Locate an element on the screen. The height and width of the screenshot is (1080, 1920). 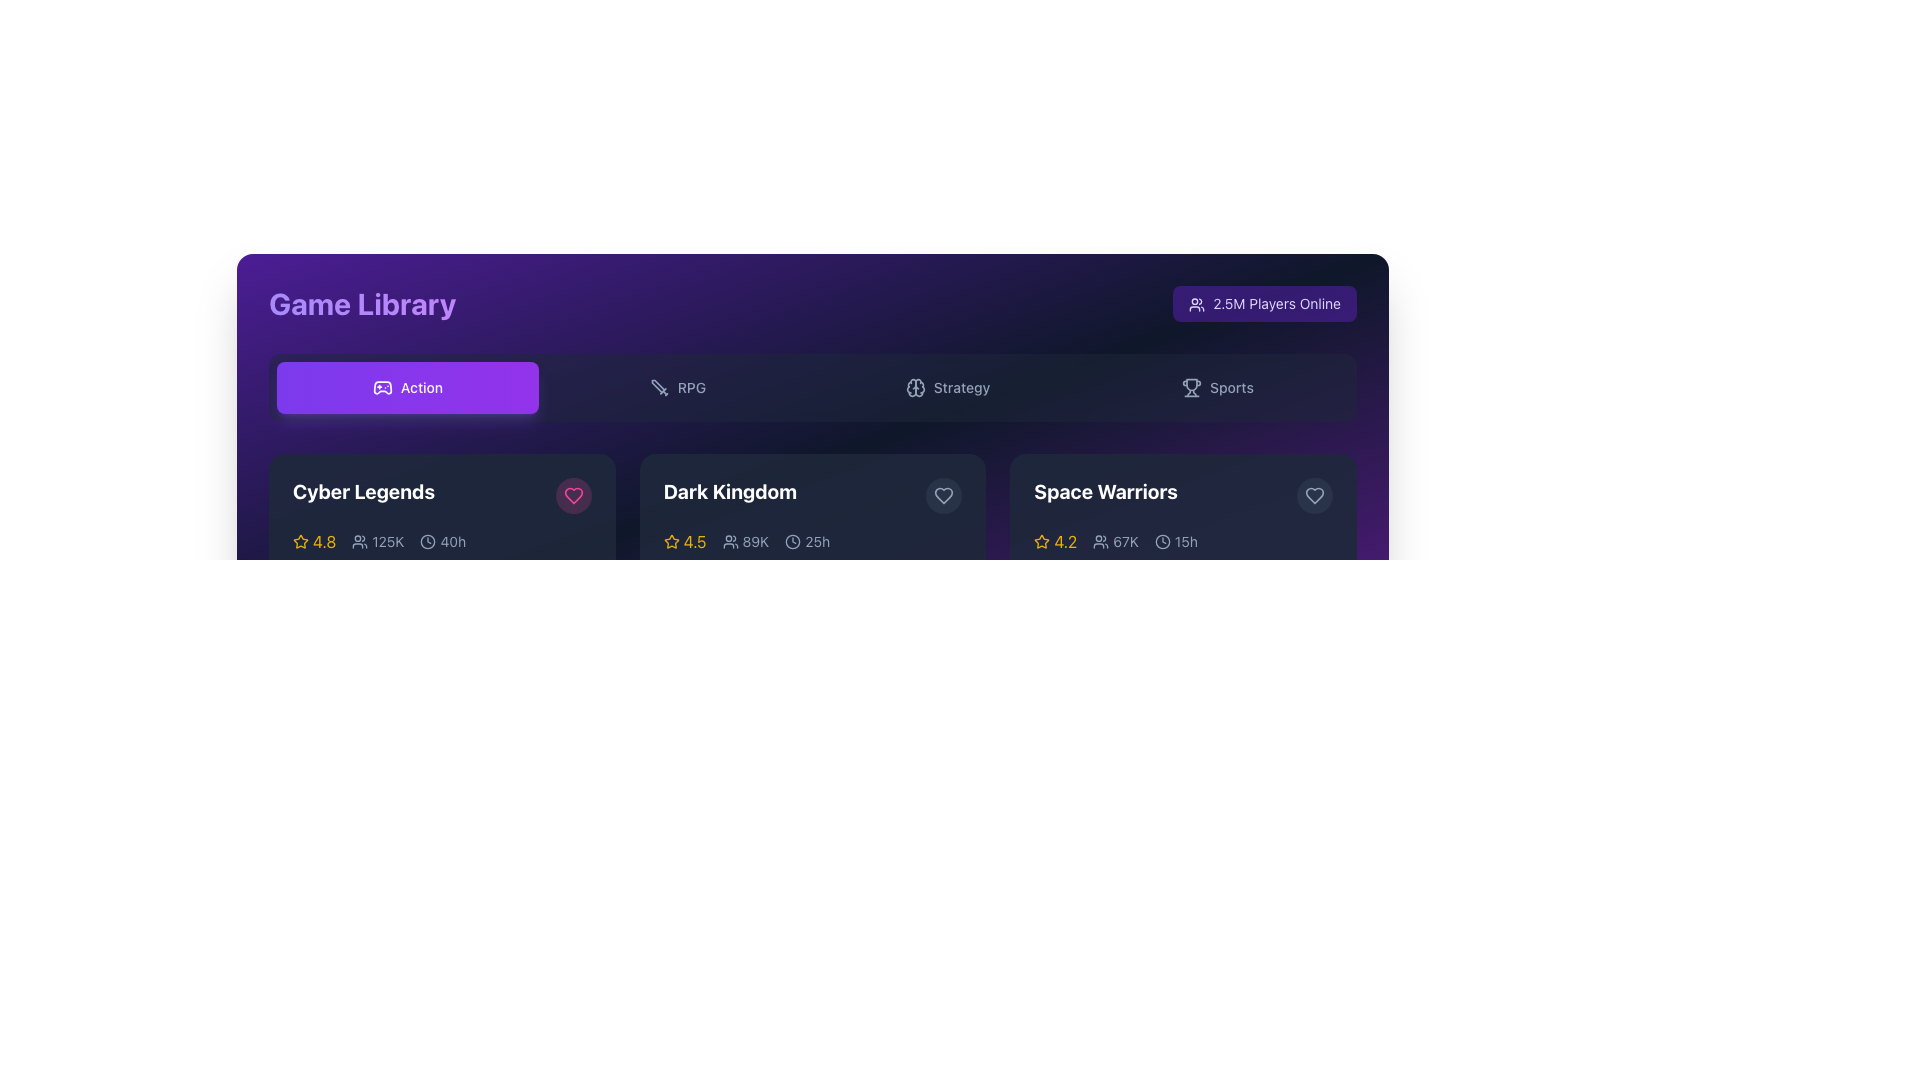
the outer circular boundary of the clock symbol in the SVG graphic, located near the 'Strategy' category label is located at coordinates (792, 542).